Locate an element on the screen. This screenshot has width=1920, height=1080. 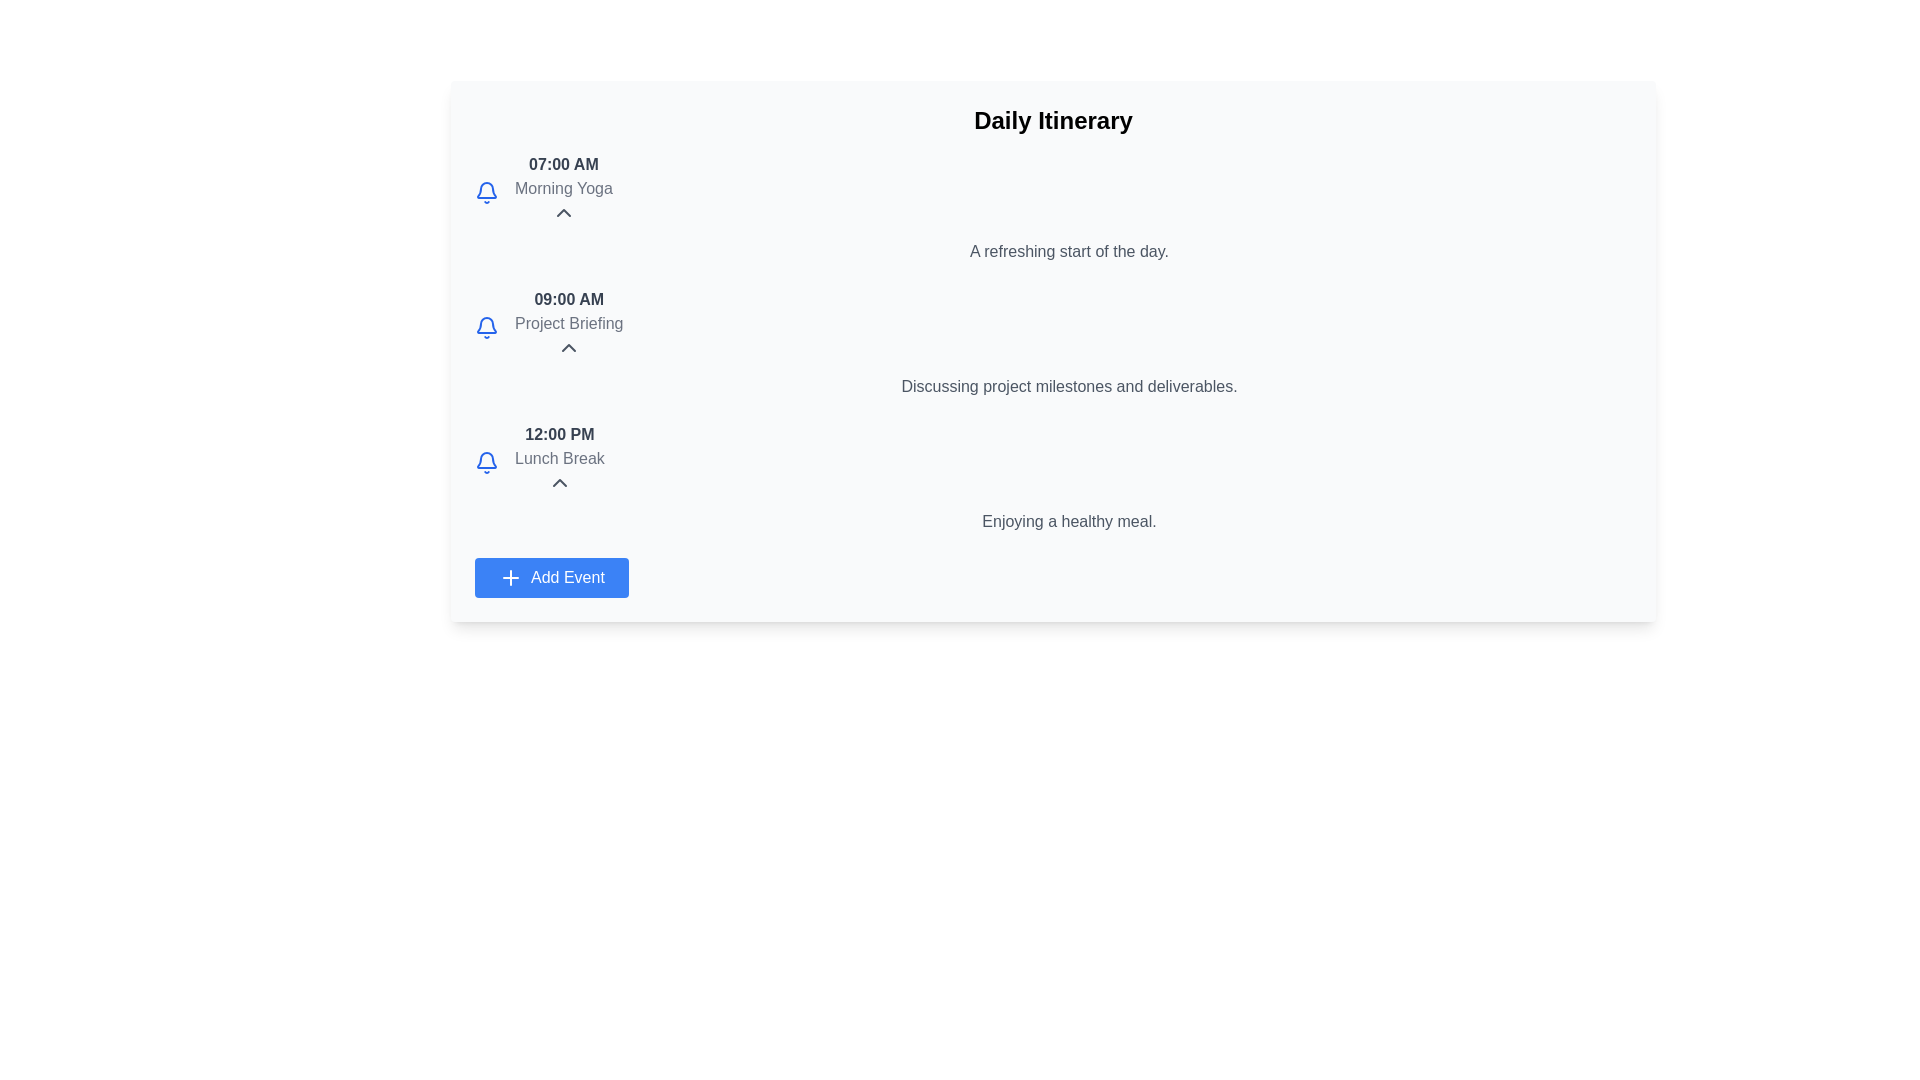
the small upward-pointing chevron icon styled in dark gray, located directly beneath the 'Lunch Break' text at 12:00 PM is located at coordinates (559, 482).